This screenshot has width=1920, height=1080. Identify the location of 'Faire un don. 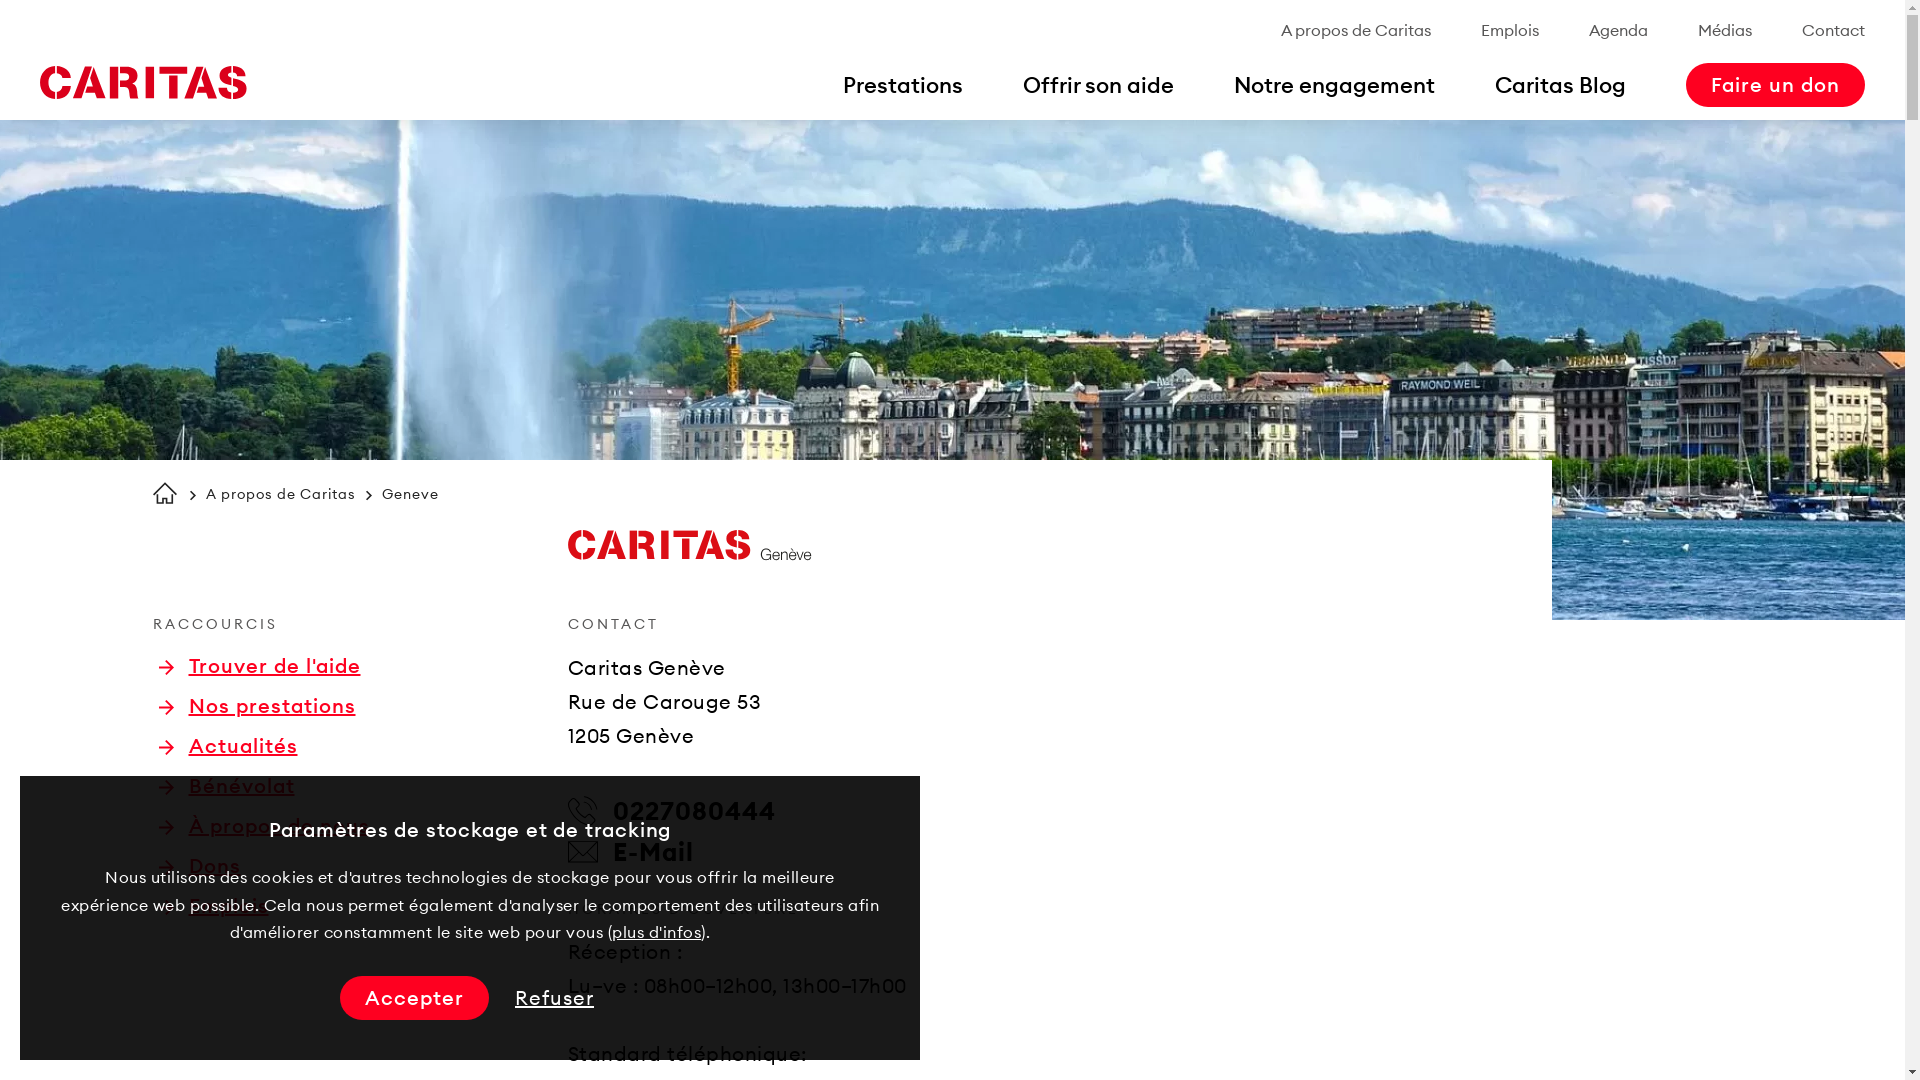
(1775, 83).